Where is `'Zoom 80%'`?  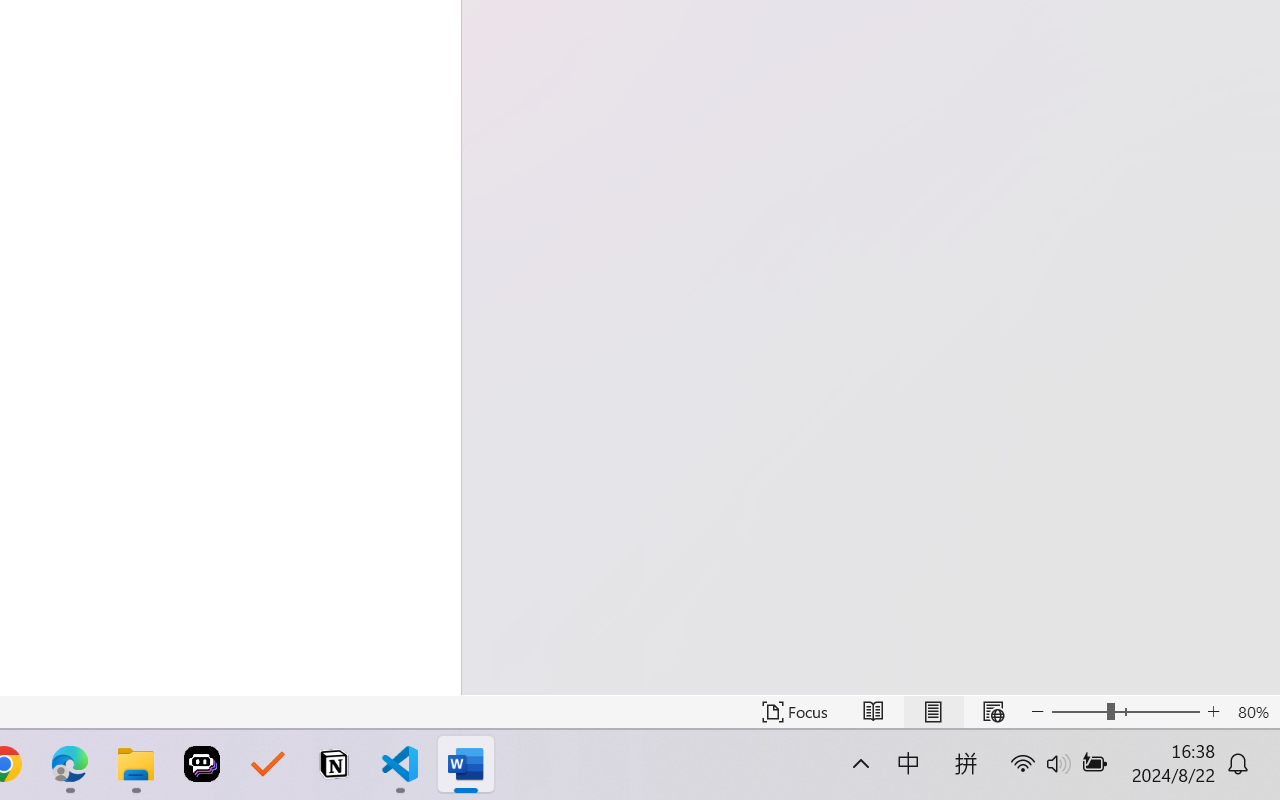
'Zoom 80%' is located at coordinates (1252, 711).